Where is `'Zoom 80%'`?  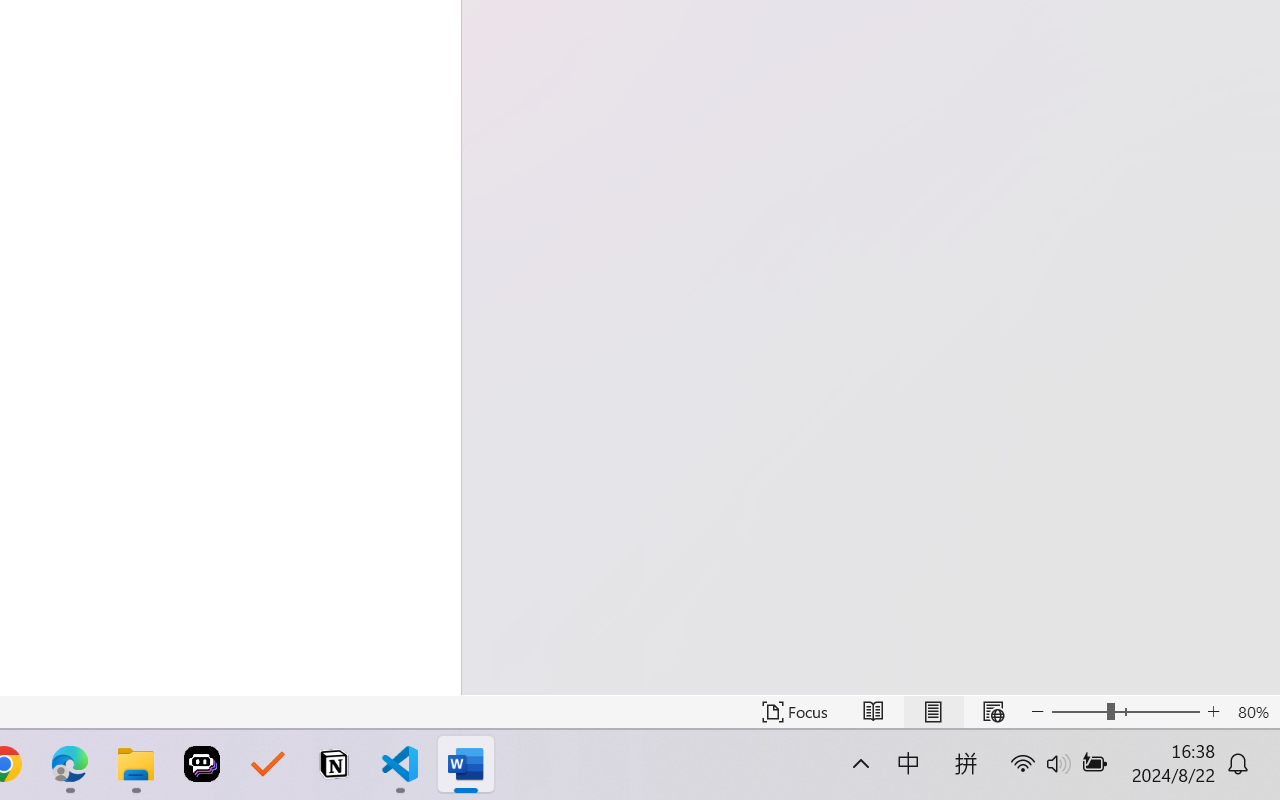
'Zoom 80%' is located at coordinates (1252, 711).